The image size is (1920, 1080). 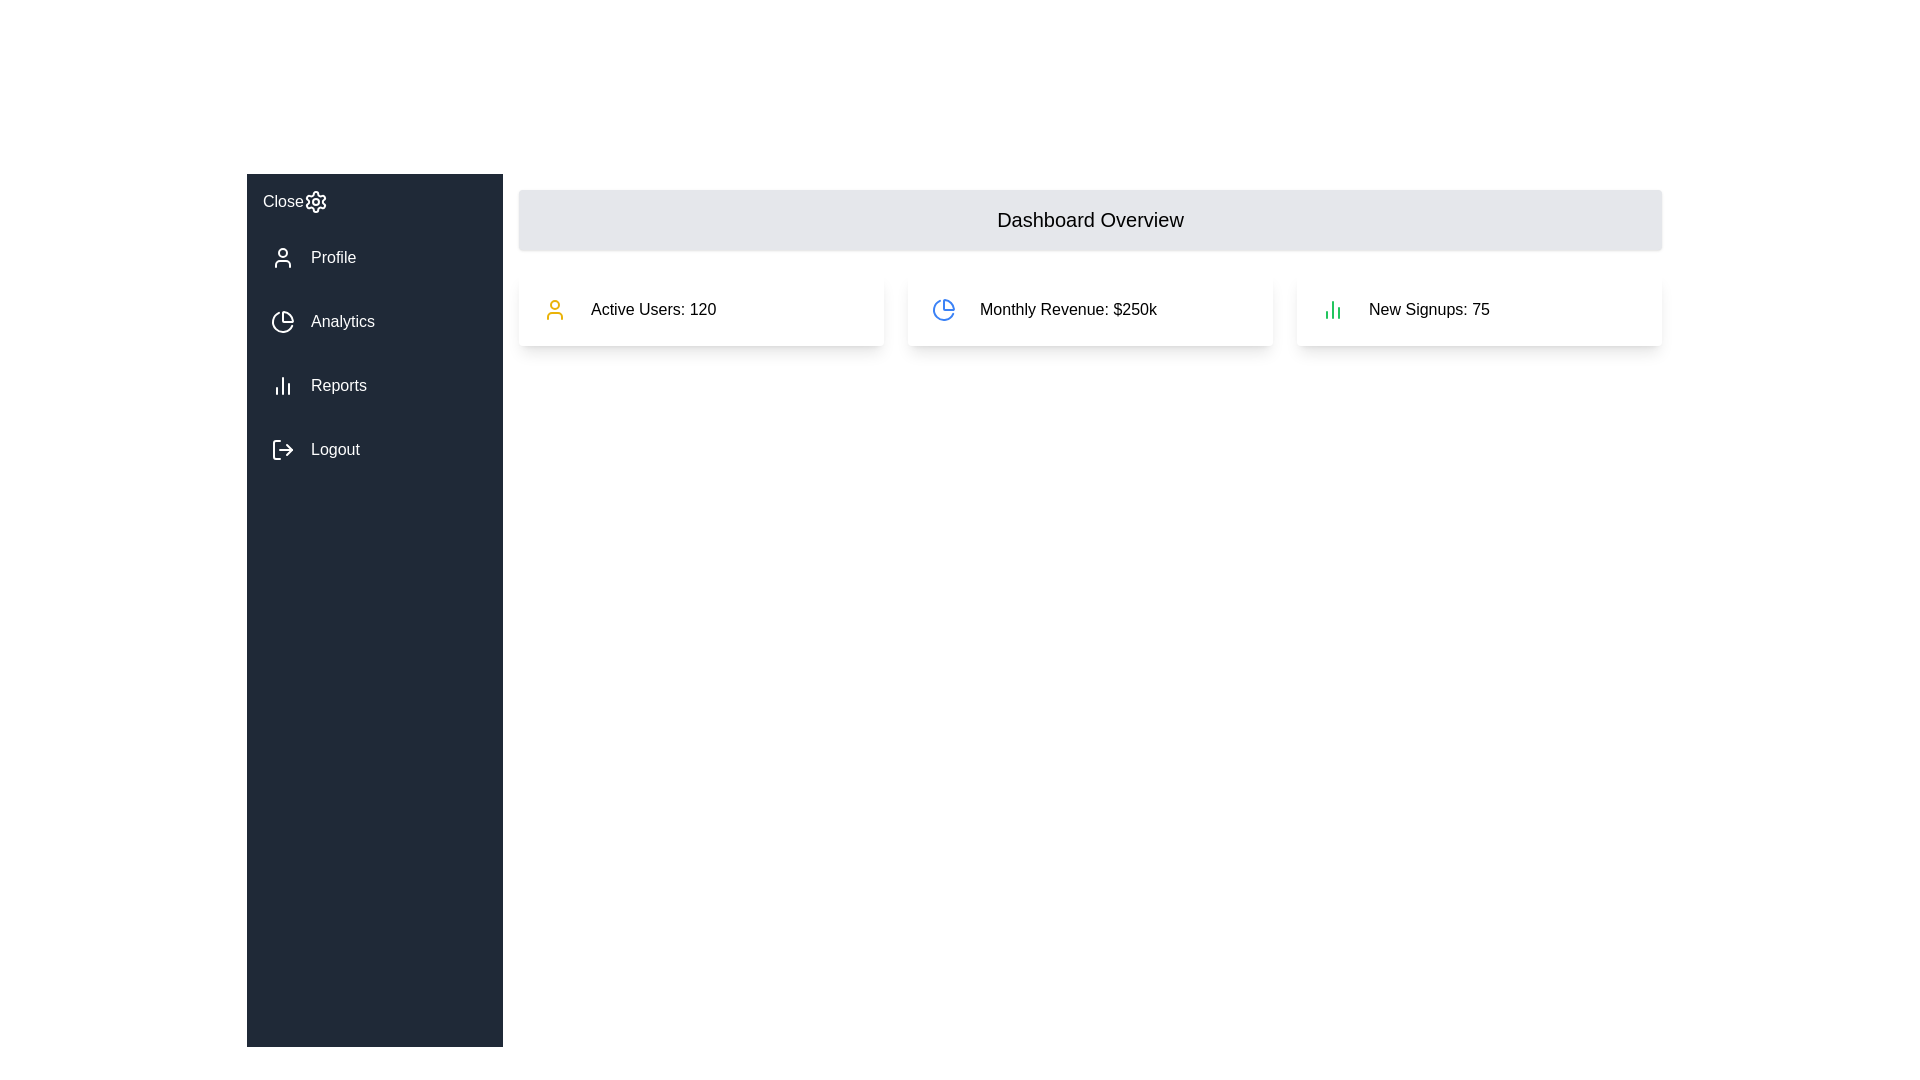 What do you see at coordinates (335, 450) in the screenshot?
I see `the logout text label in the sidebar menu that clearly indicates the logout functionality, located at the bottom of the main menu items` at bounding box center [335, 450].